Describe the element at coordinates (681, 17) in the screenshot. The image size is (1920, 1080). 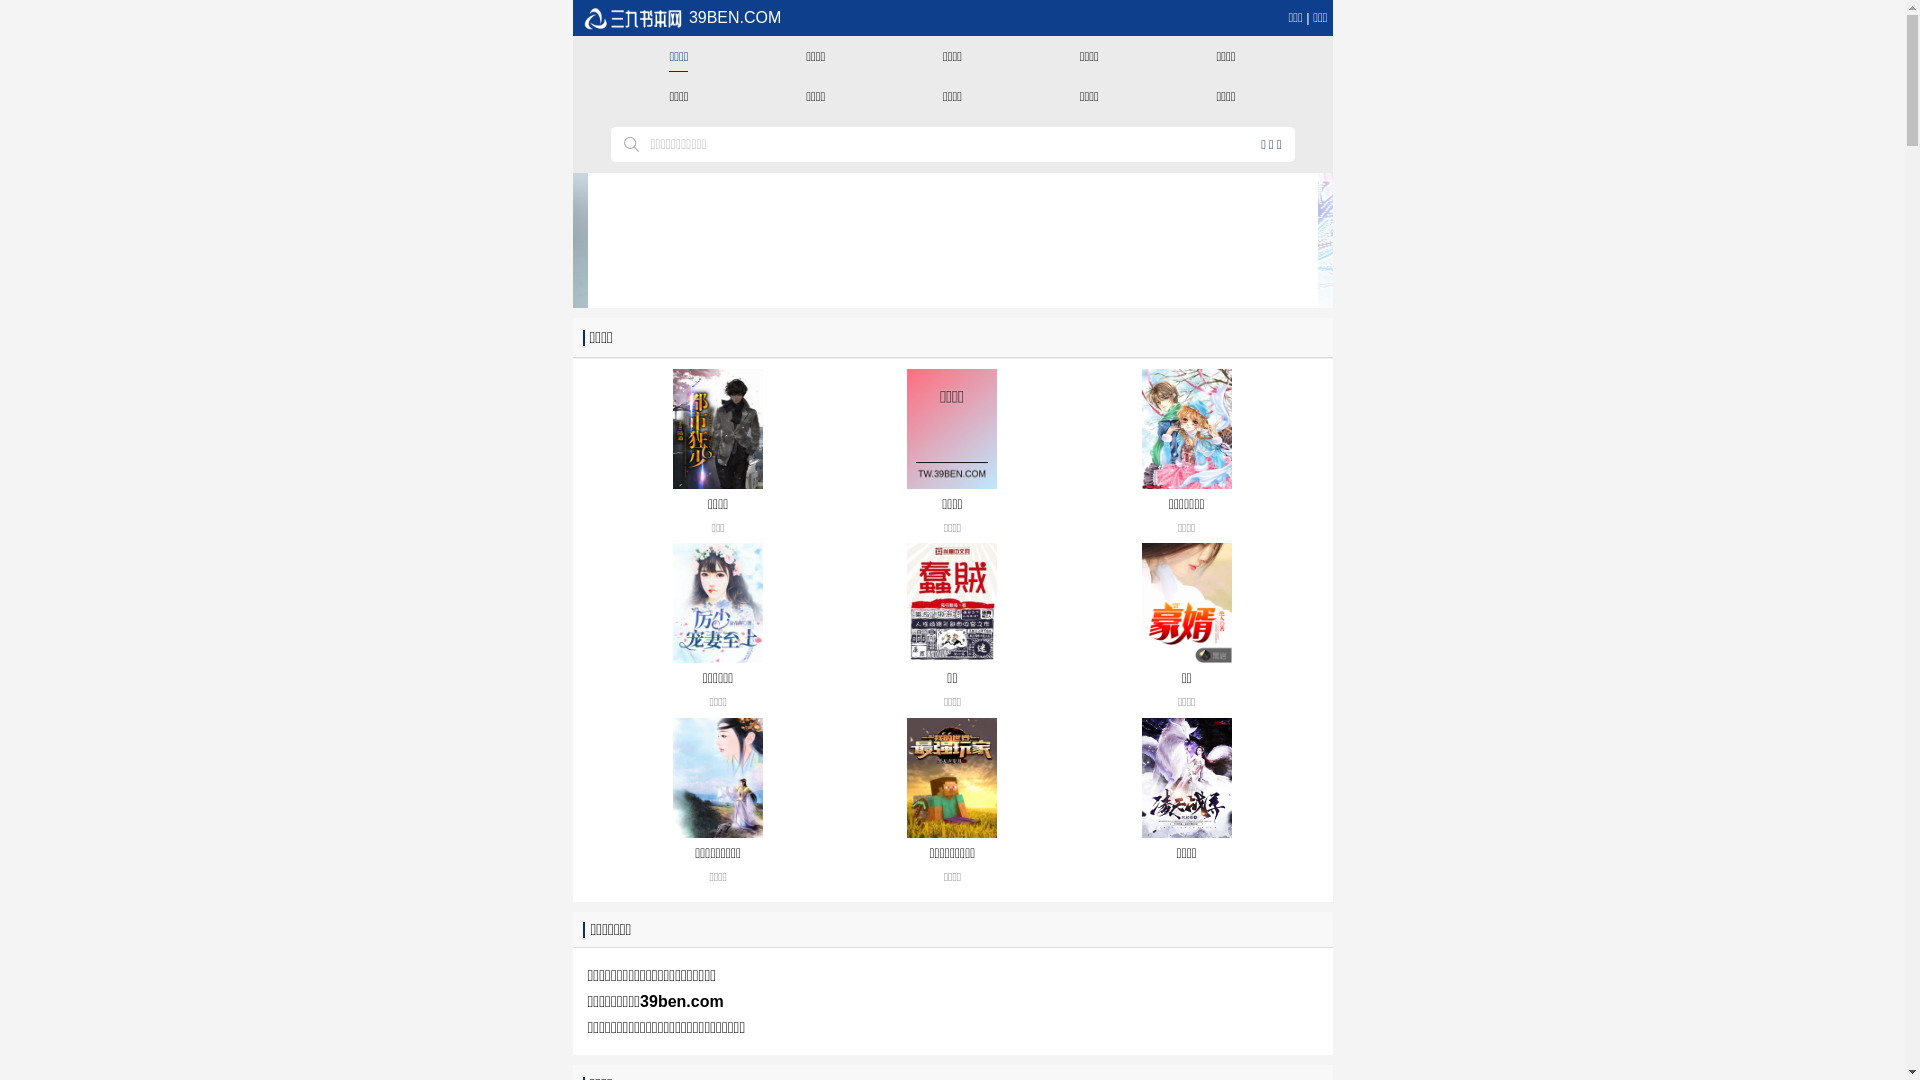
I see `'39BEN.COM'` at that location.